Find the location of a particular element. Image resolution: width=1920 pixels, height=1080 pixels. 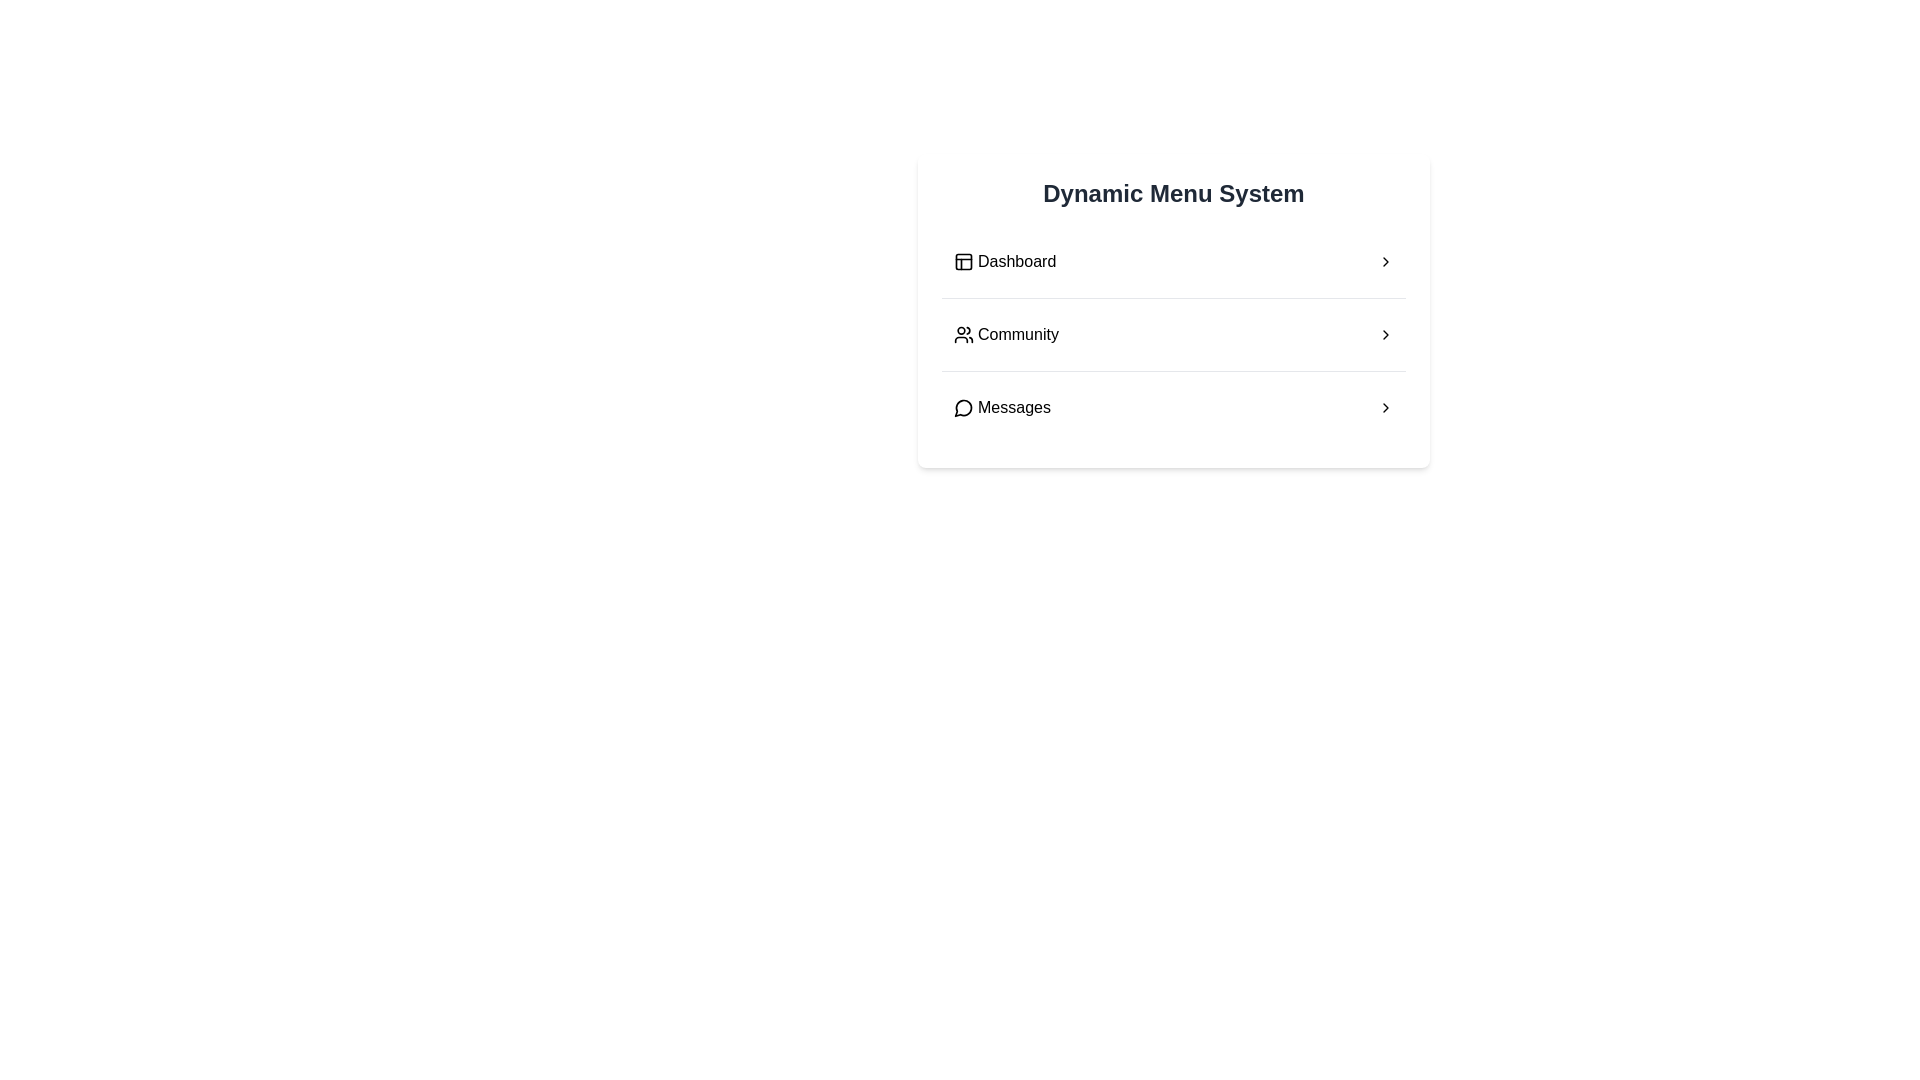

text content of the static label labeled 'Dashboard', which is the first item in the vertical menu under 'Dynamic Menu System' is located at coordinates (1017, 261).